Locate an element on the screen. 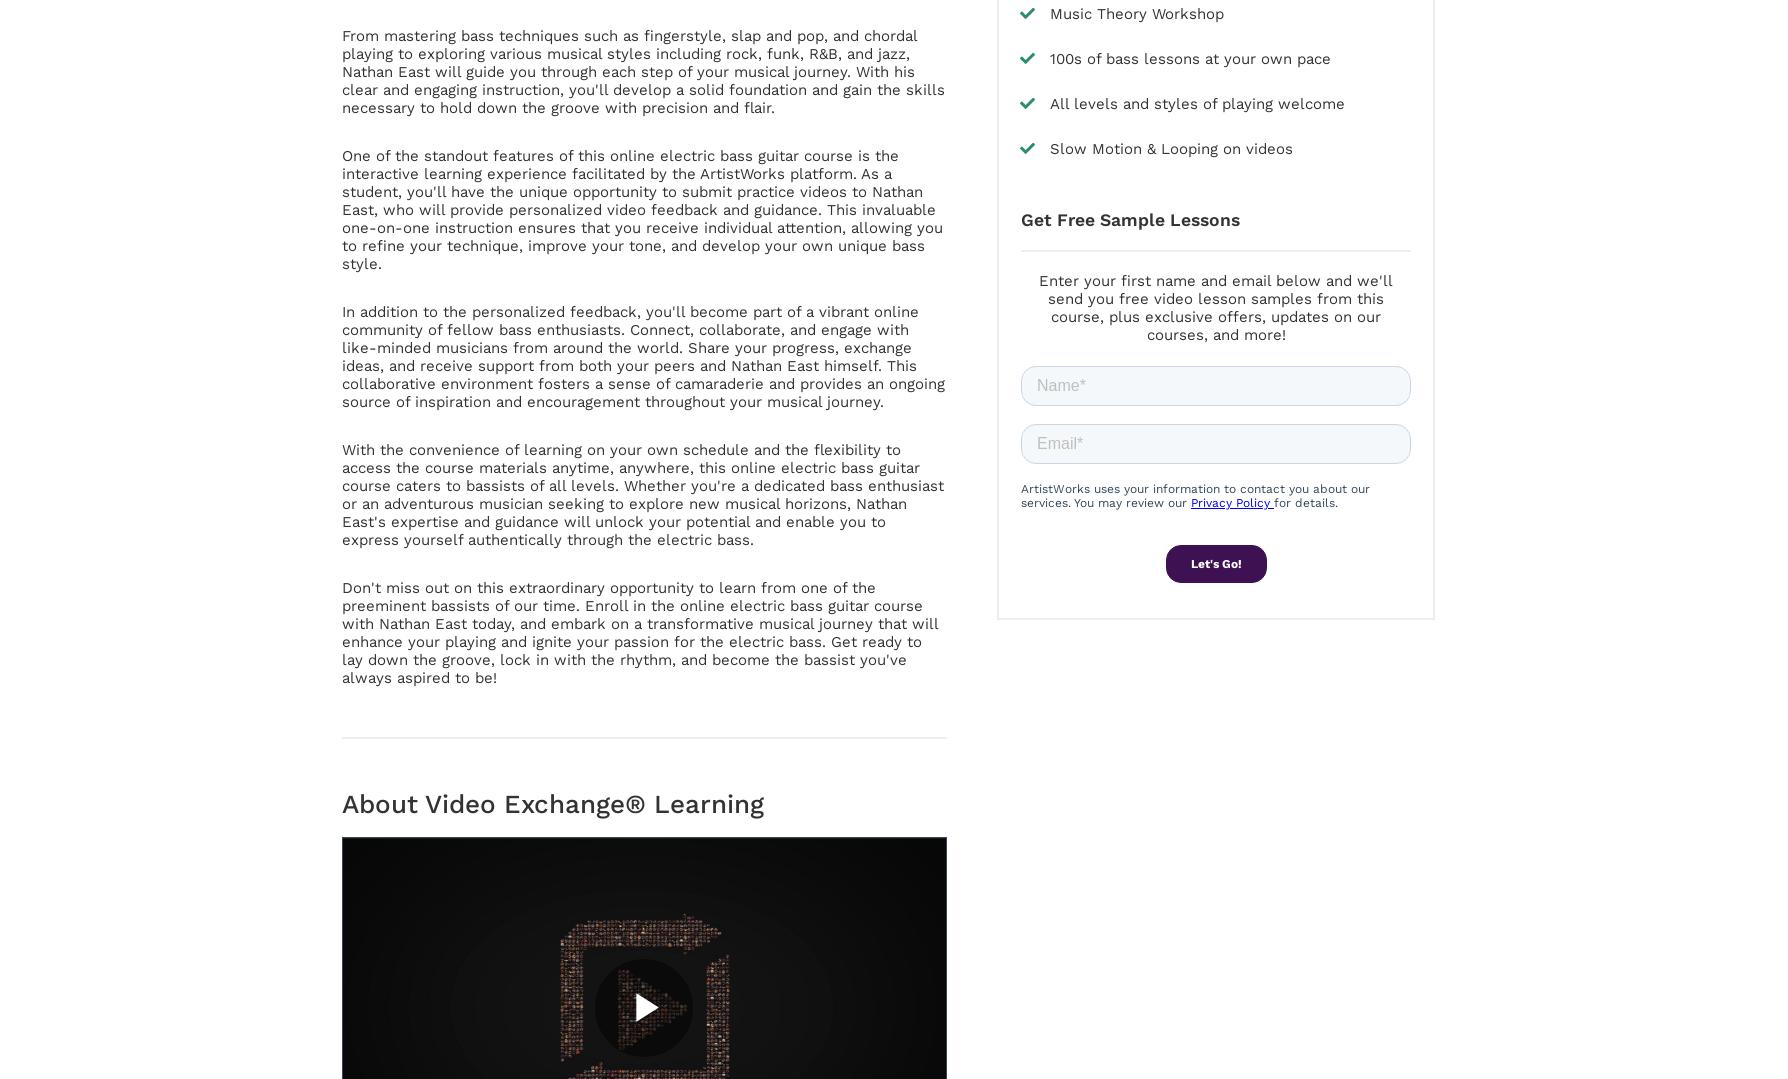 The image size is (1788, 1079). 'Get Free Sample Lessons' is located at coordinates (1129, 219).